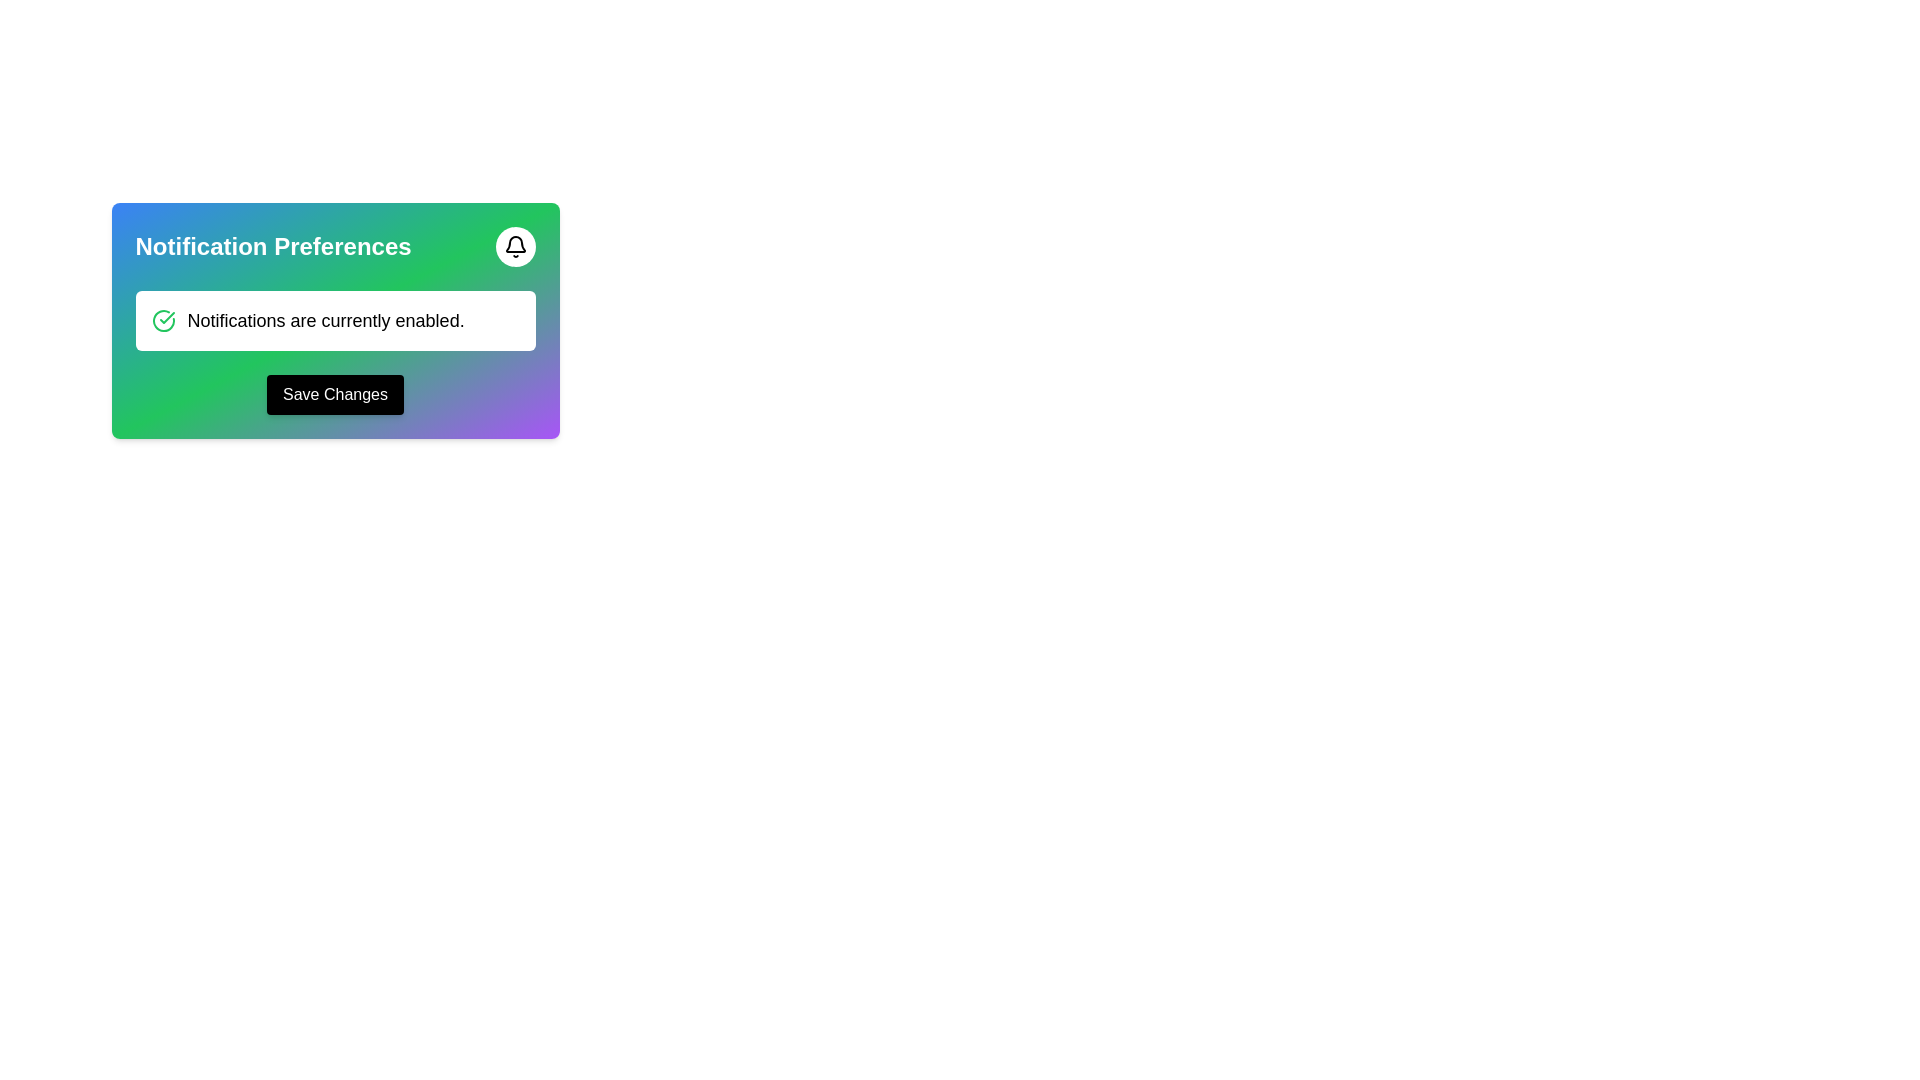 The width and height of the screenshot is (1920, 1080). I want to click on the bell icon located in the top-right corner of the notification preference card, so click(515, 245).